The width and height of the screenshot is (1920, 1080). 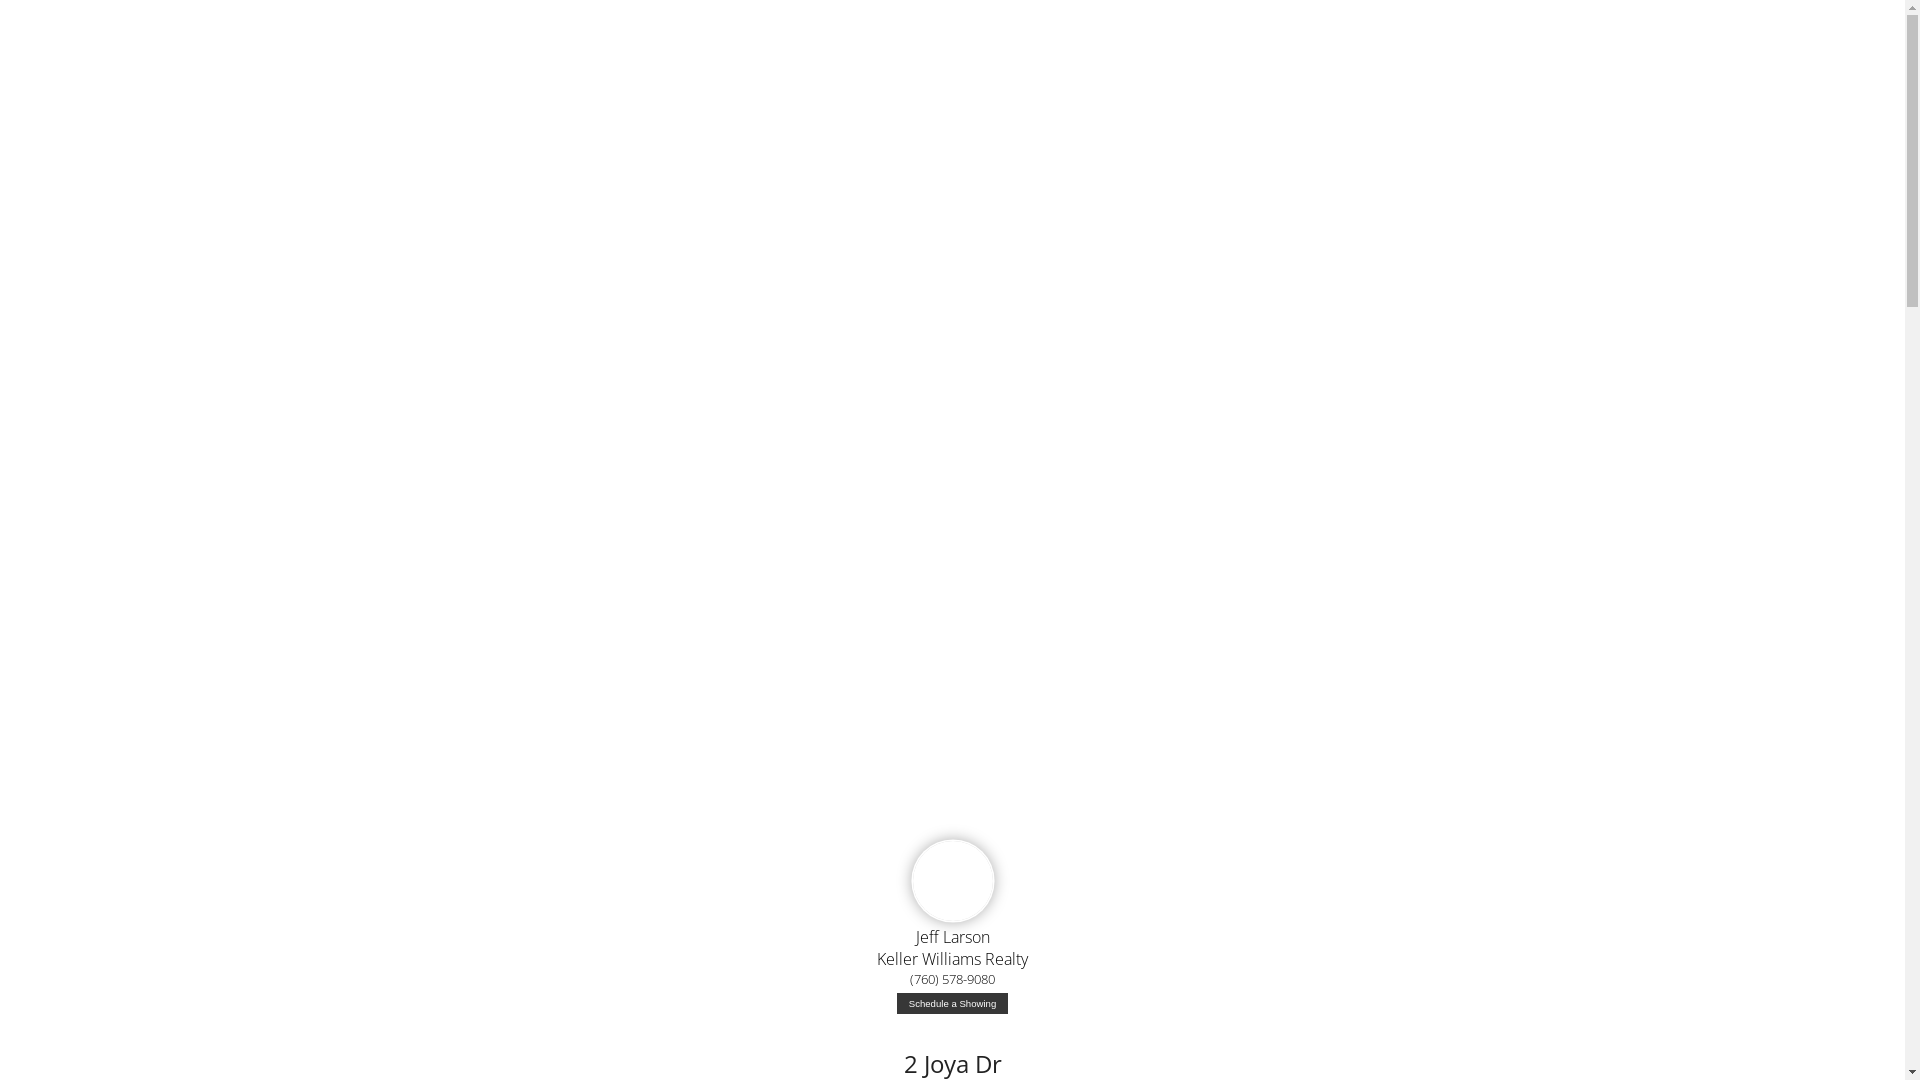 What do you see at coordinates (951, 1003) in the screenshot?
I see `'Schedule a Showing'` at bounding box center [951, 1003].